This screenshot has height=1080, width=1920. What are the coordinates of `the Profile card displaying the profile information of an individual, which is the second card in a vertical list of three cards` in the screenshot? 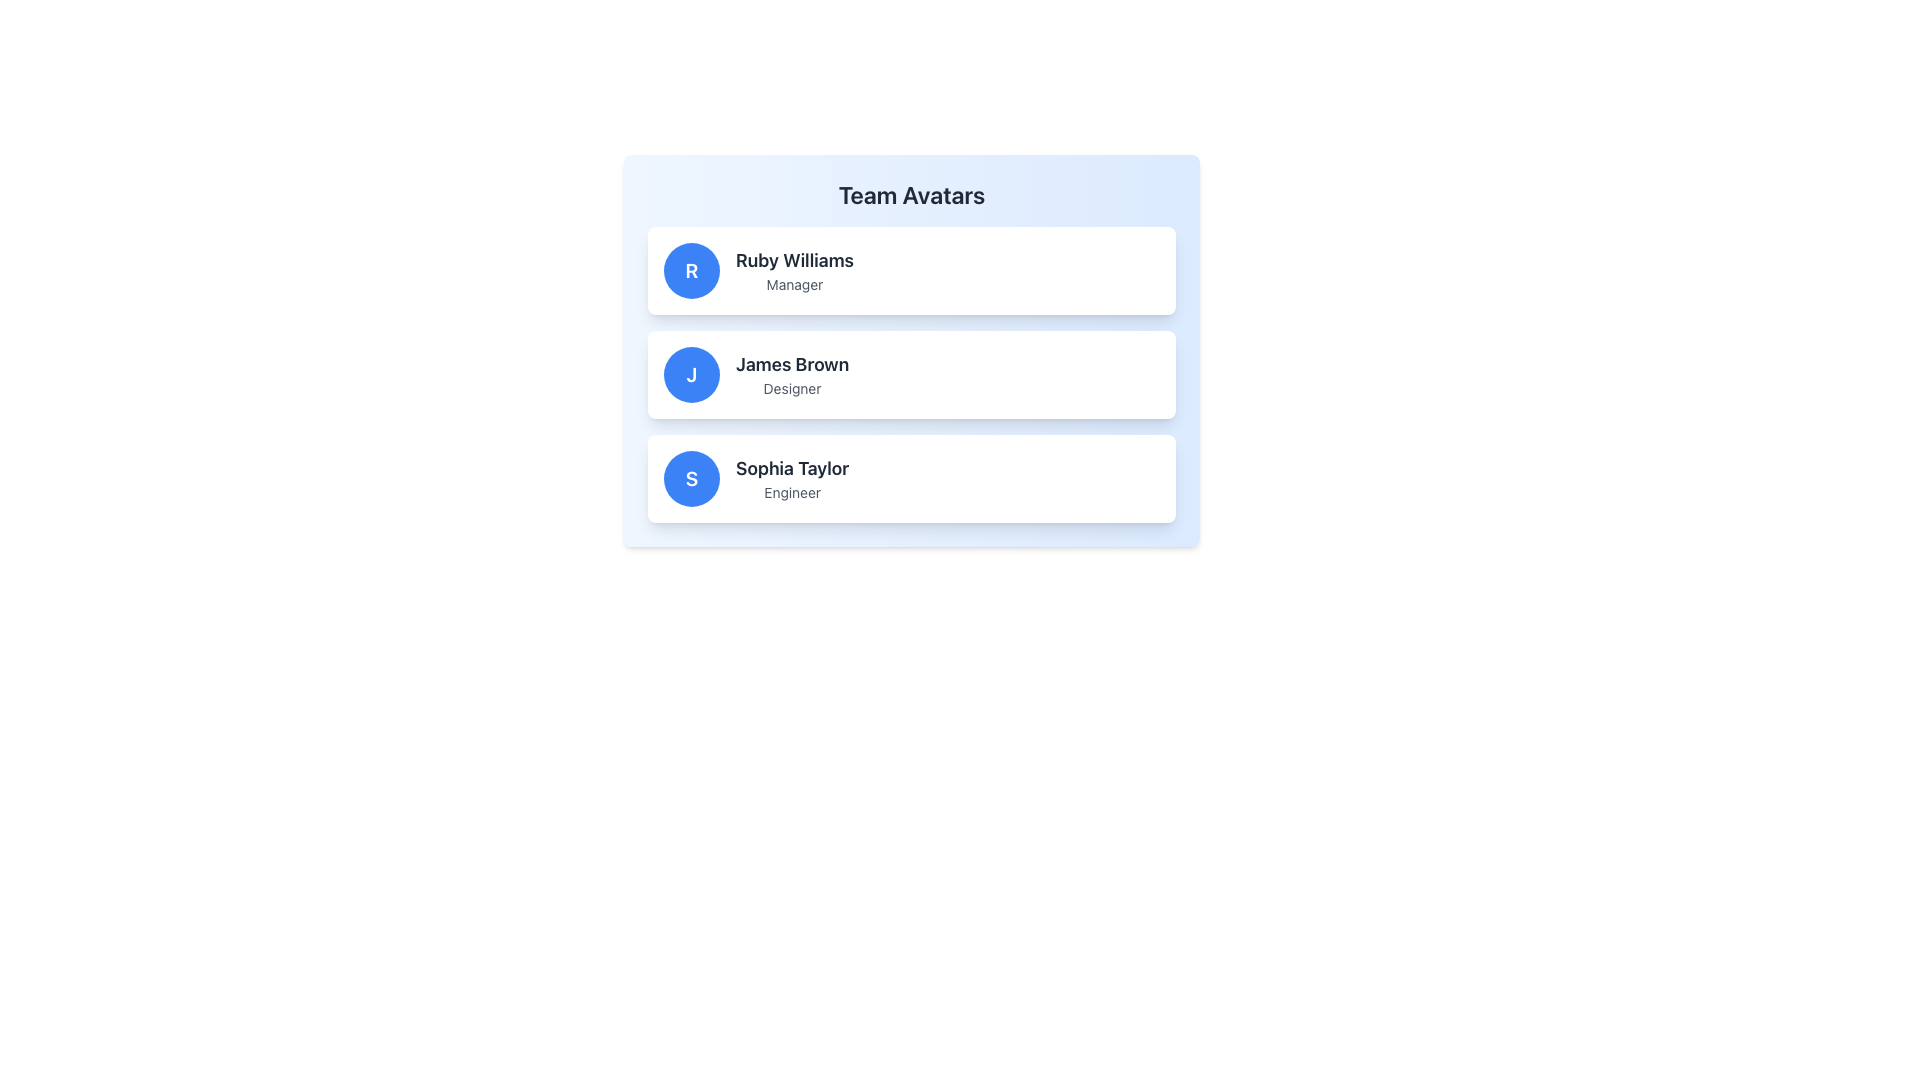 It's located at (911, 374).